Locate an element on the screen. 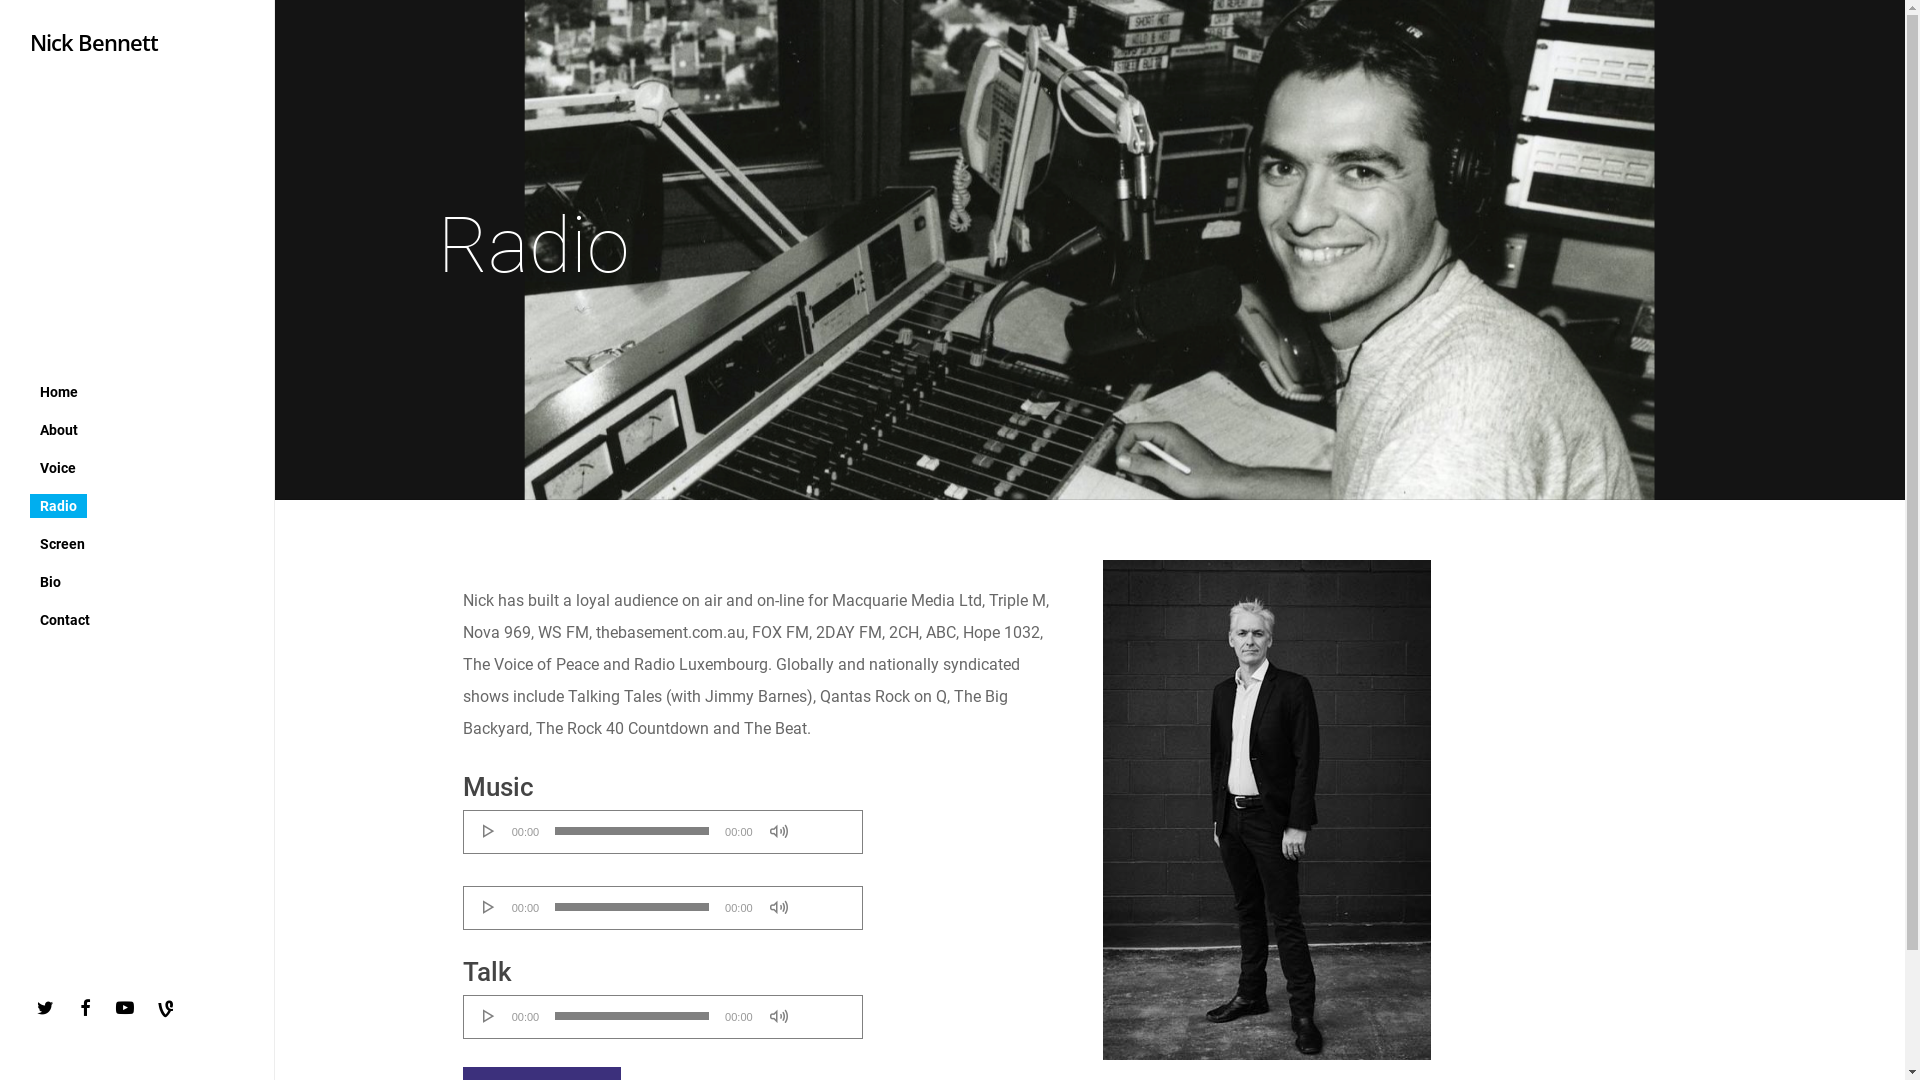 The height and width of the screenshot is (1080, 1920). 'Home' is located at coordinates (58, 390).